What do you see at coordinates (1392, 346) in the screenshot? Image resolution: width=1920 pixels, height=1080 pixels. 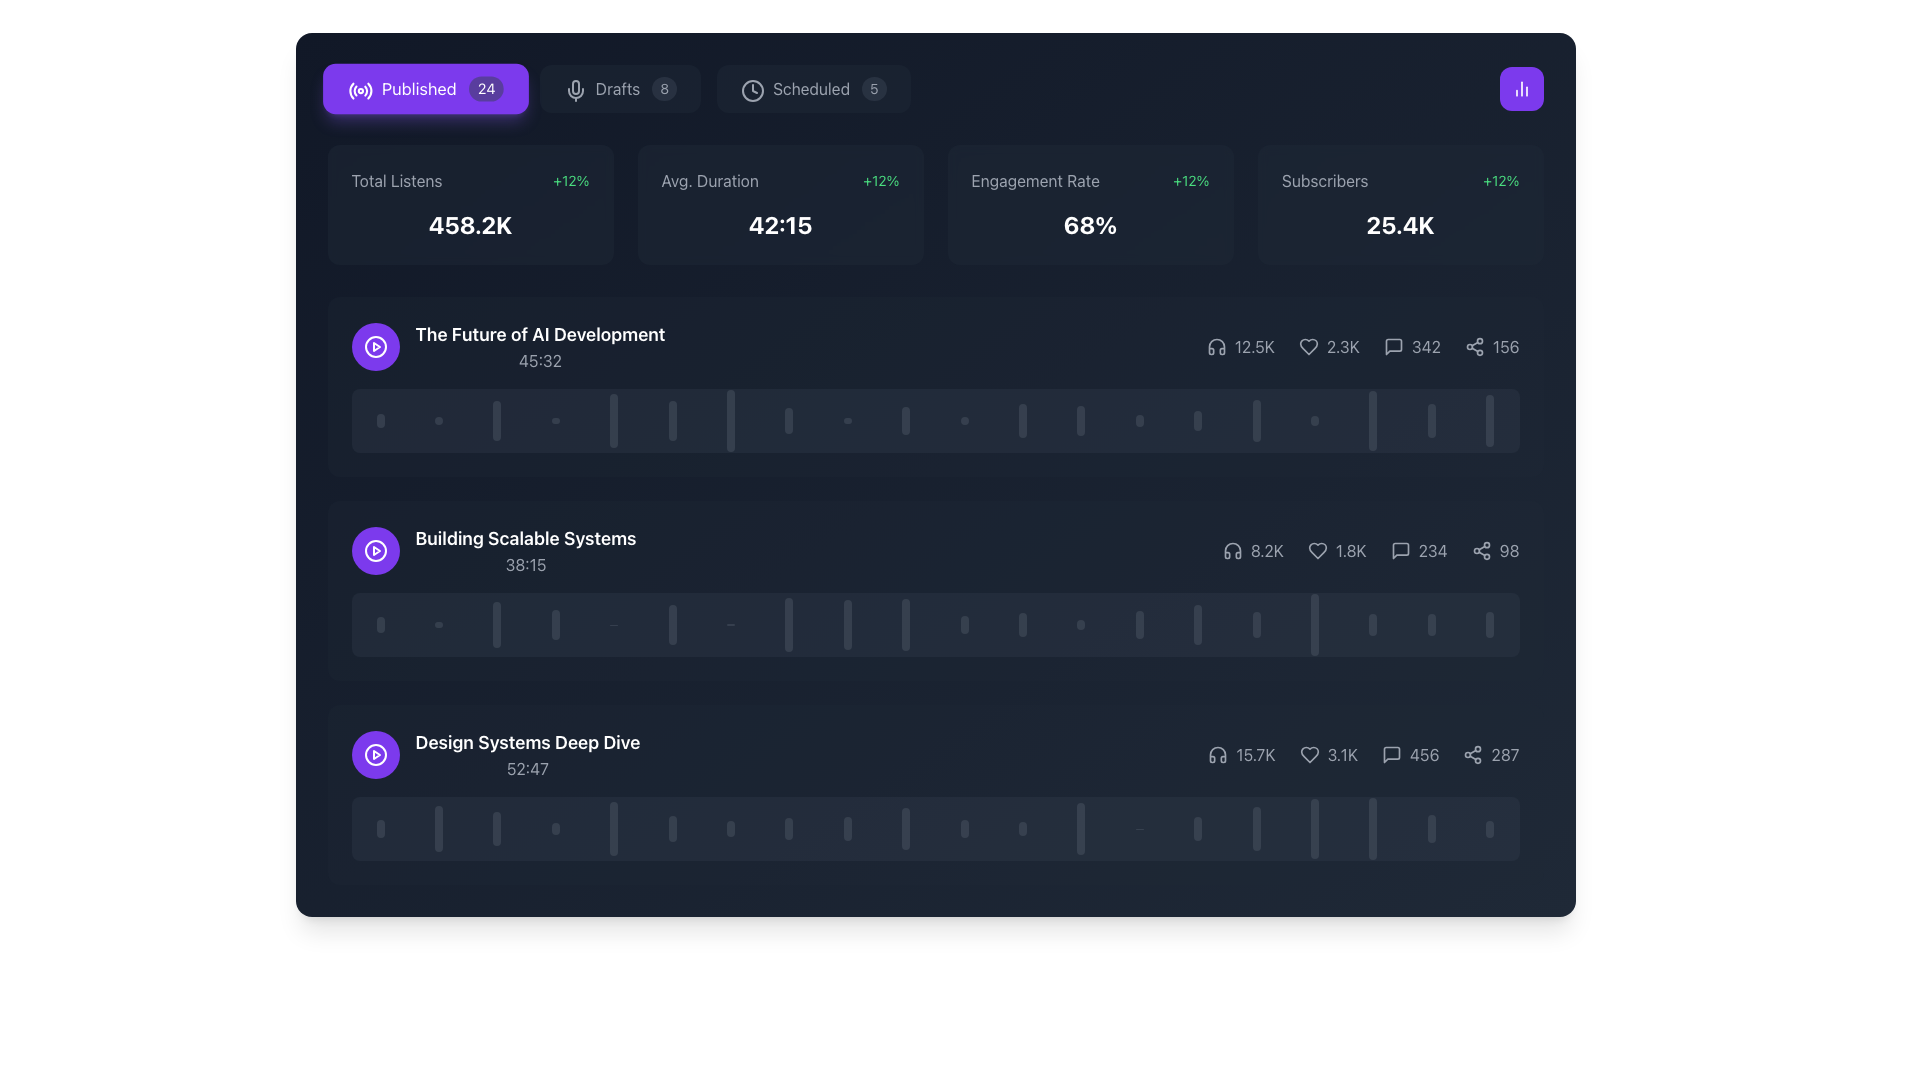 I see `the comment icon, which is a gray square speech bubble with rounded corners located next to the number '342'` at bounding box center [1392, 346].